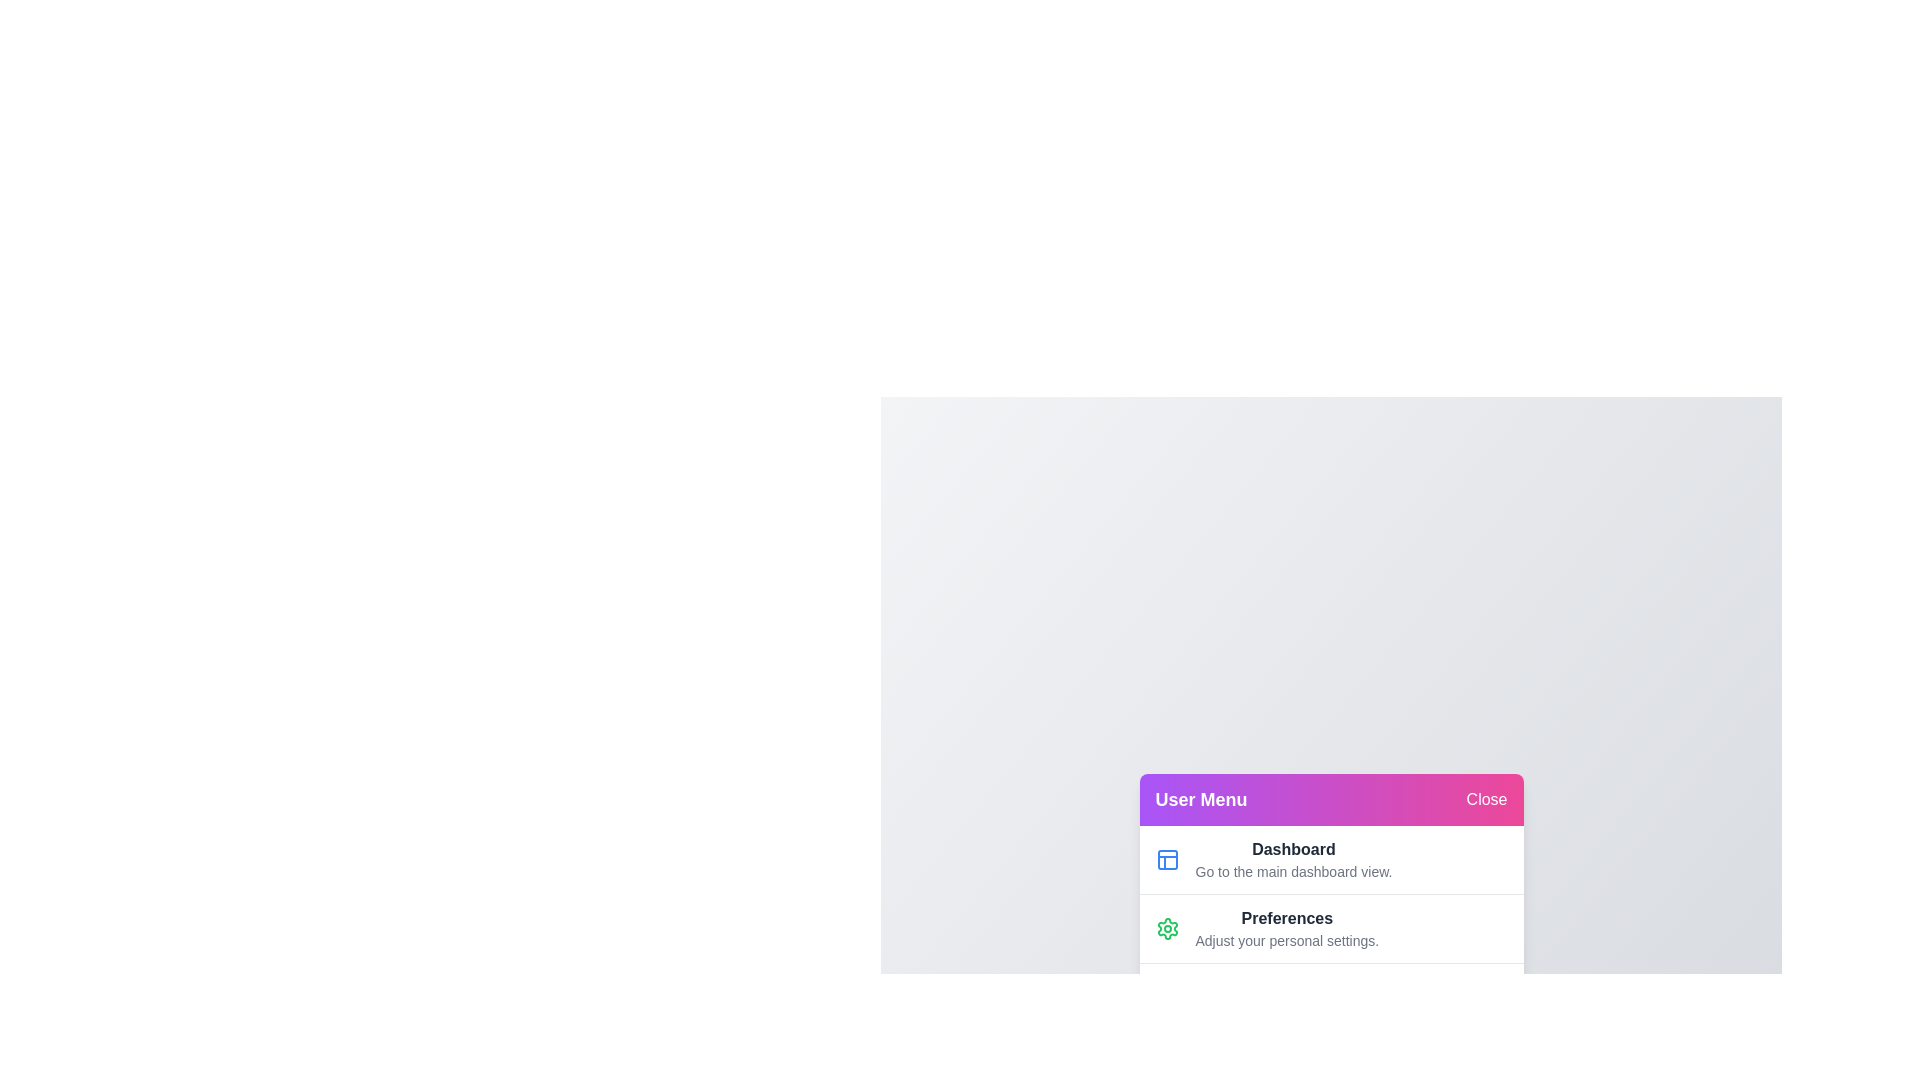 This screenshot has height=1080, width=1920. Describe the element at coordinates (1287, 928) in the screenshot. I see `the menu item Preferences by clicking on it` at that location.